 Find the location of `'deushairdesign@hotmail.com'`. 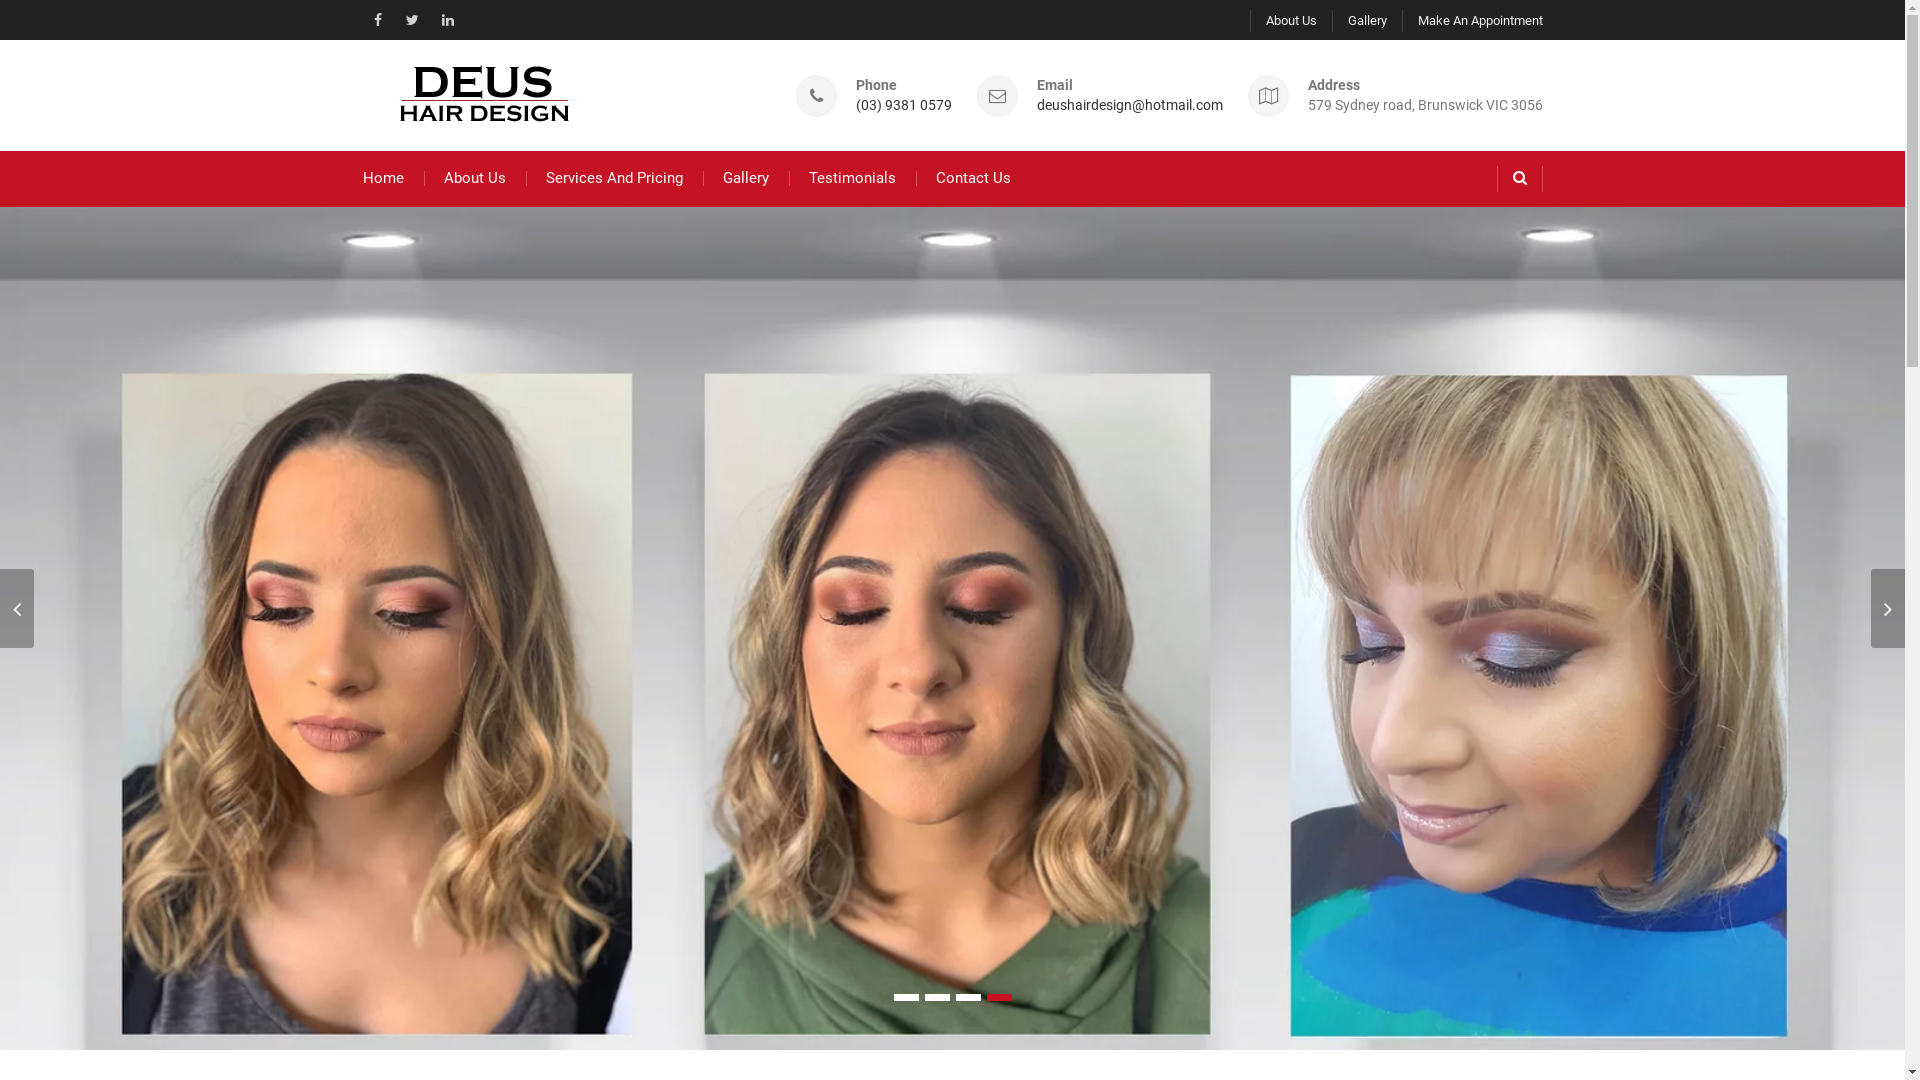

'deushairdesign@hotmail.com' is located at coordinates (1128, 105).